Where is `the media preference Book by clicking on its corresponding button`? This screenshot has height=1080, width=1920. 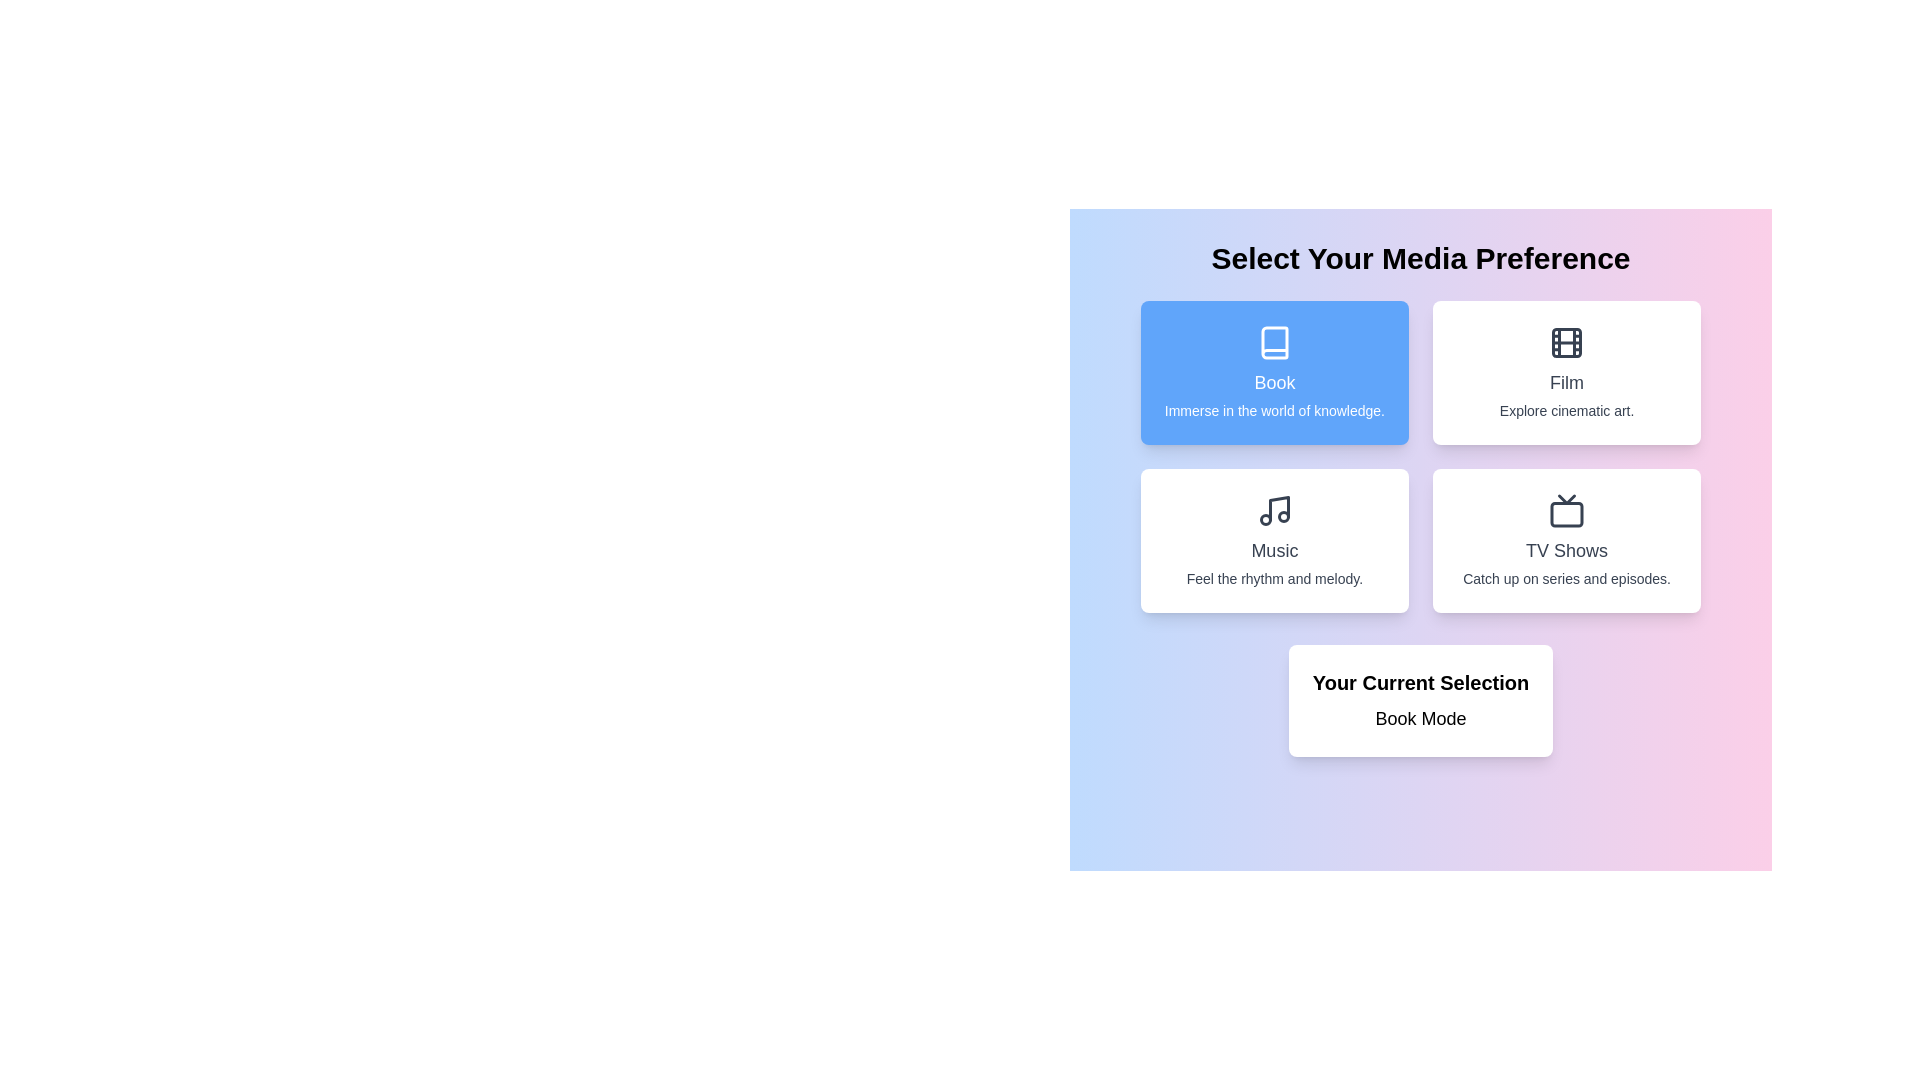
the media preference Book by clicking on its corresponding button is located at coordinates (1273, 373).